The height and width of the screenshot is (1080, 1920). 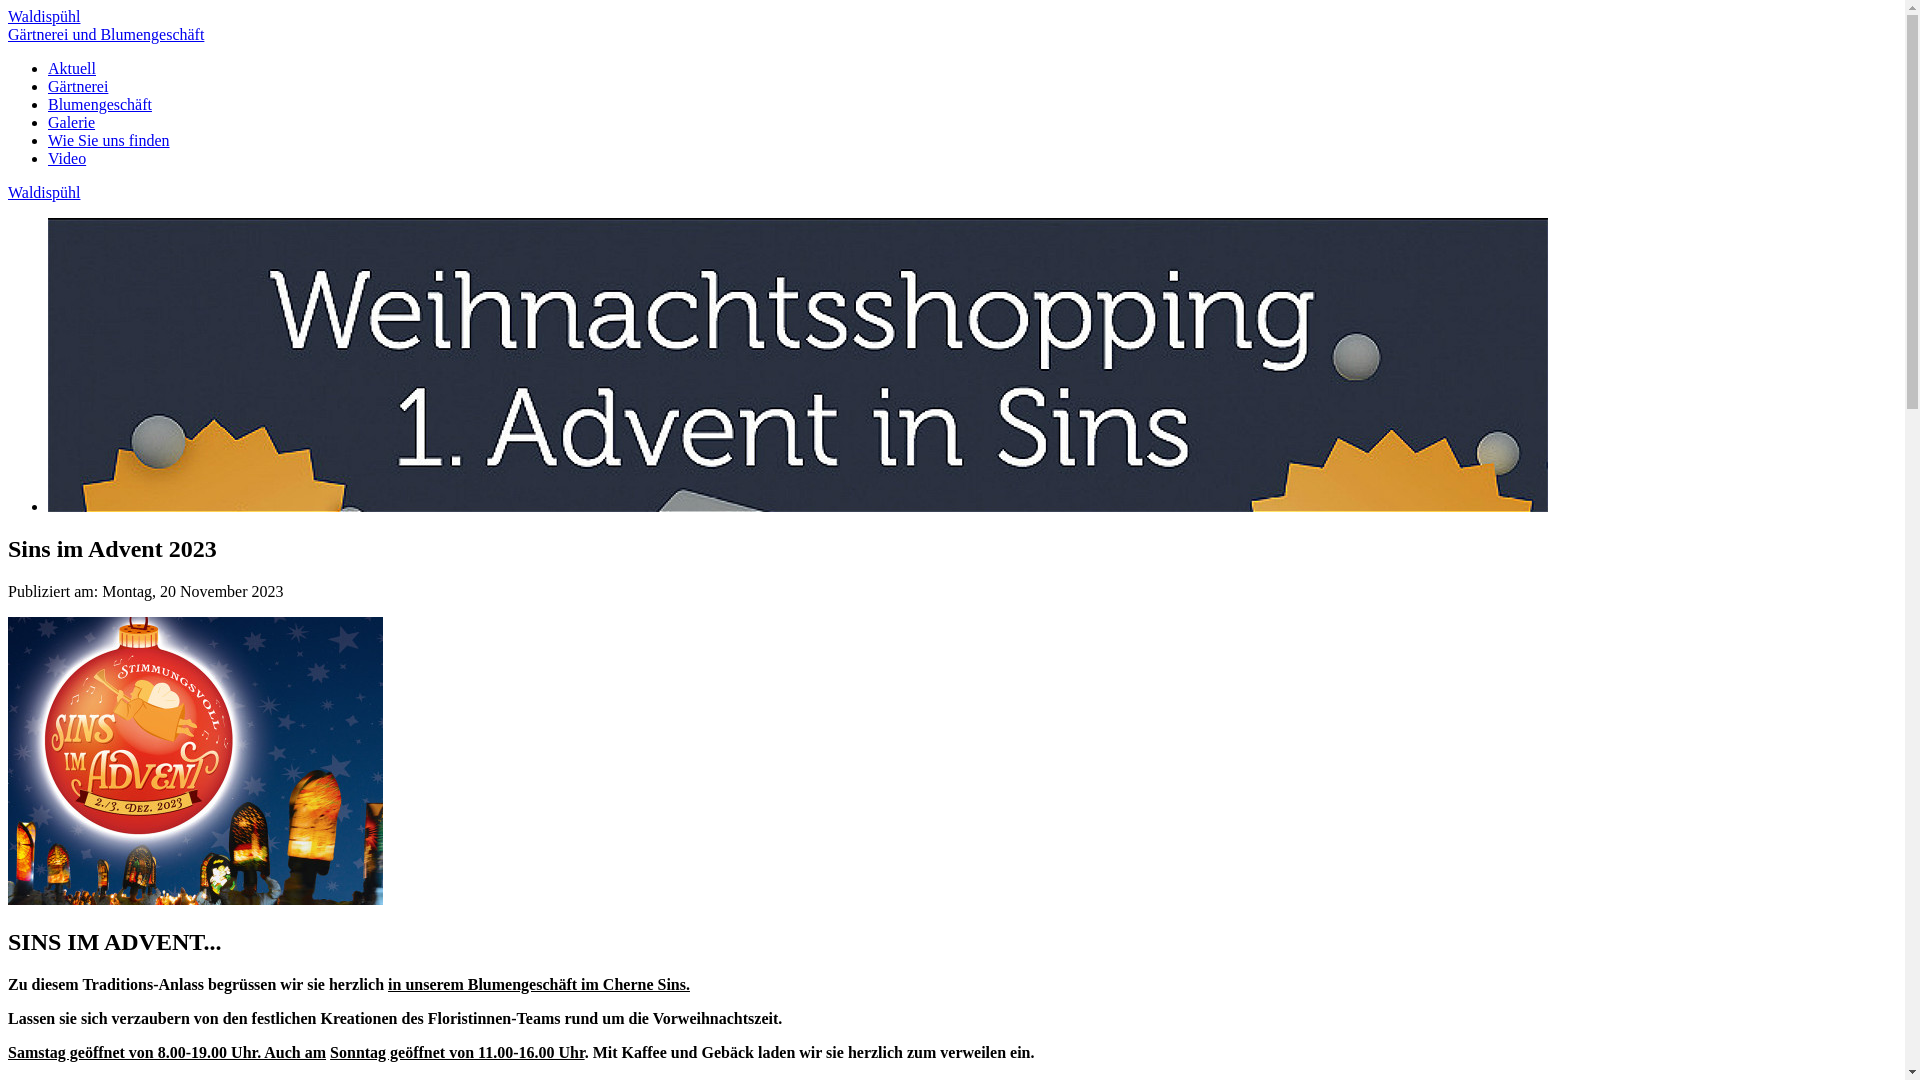 I want to click on 'Galerie', so click(x=48, y=122).